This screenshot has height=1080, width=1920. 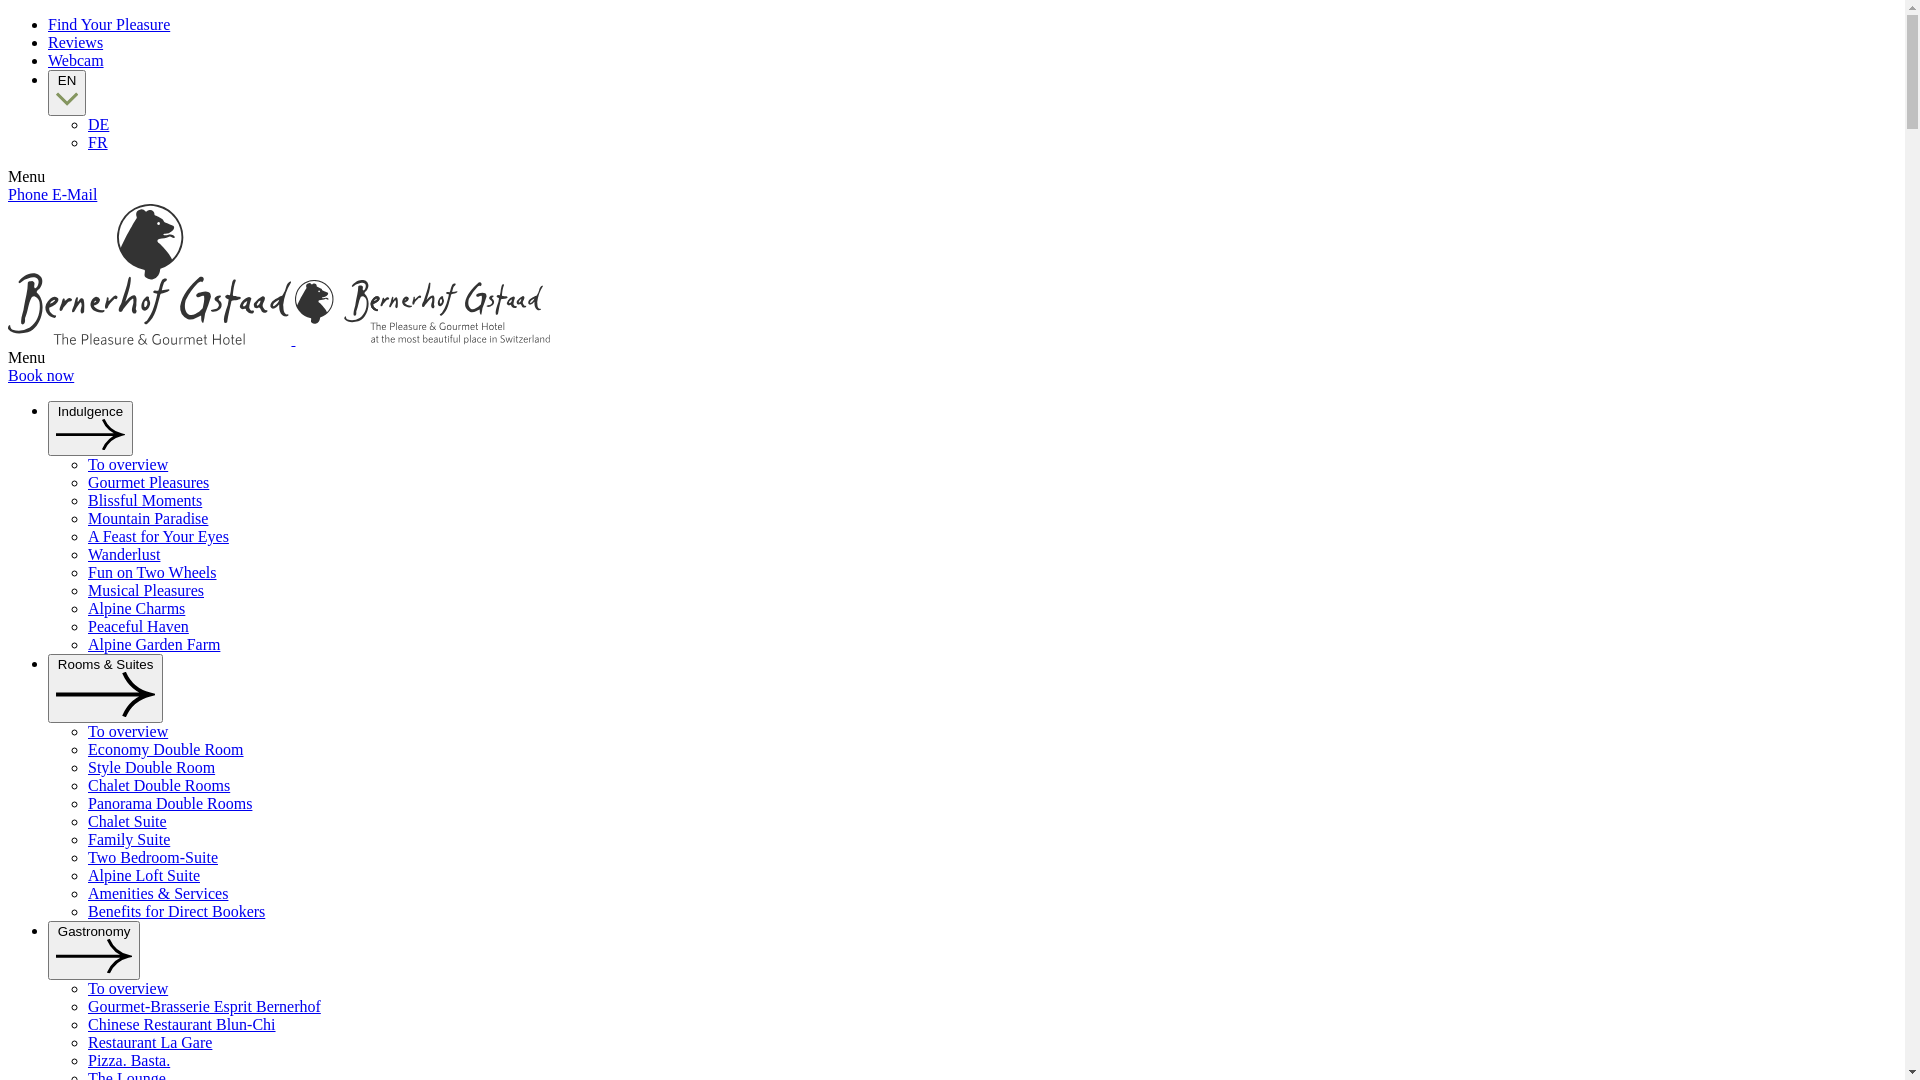 What do you see at coordinates (144, 589) in the screenshot?
I see `'Musical Pleasures'` at bounding box center [144, 589].